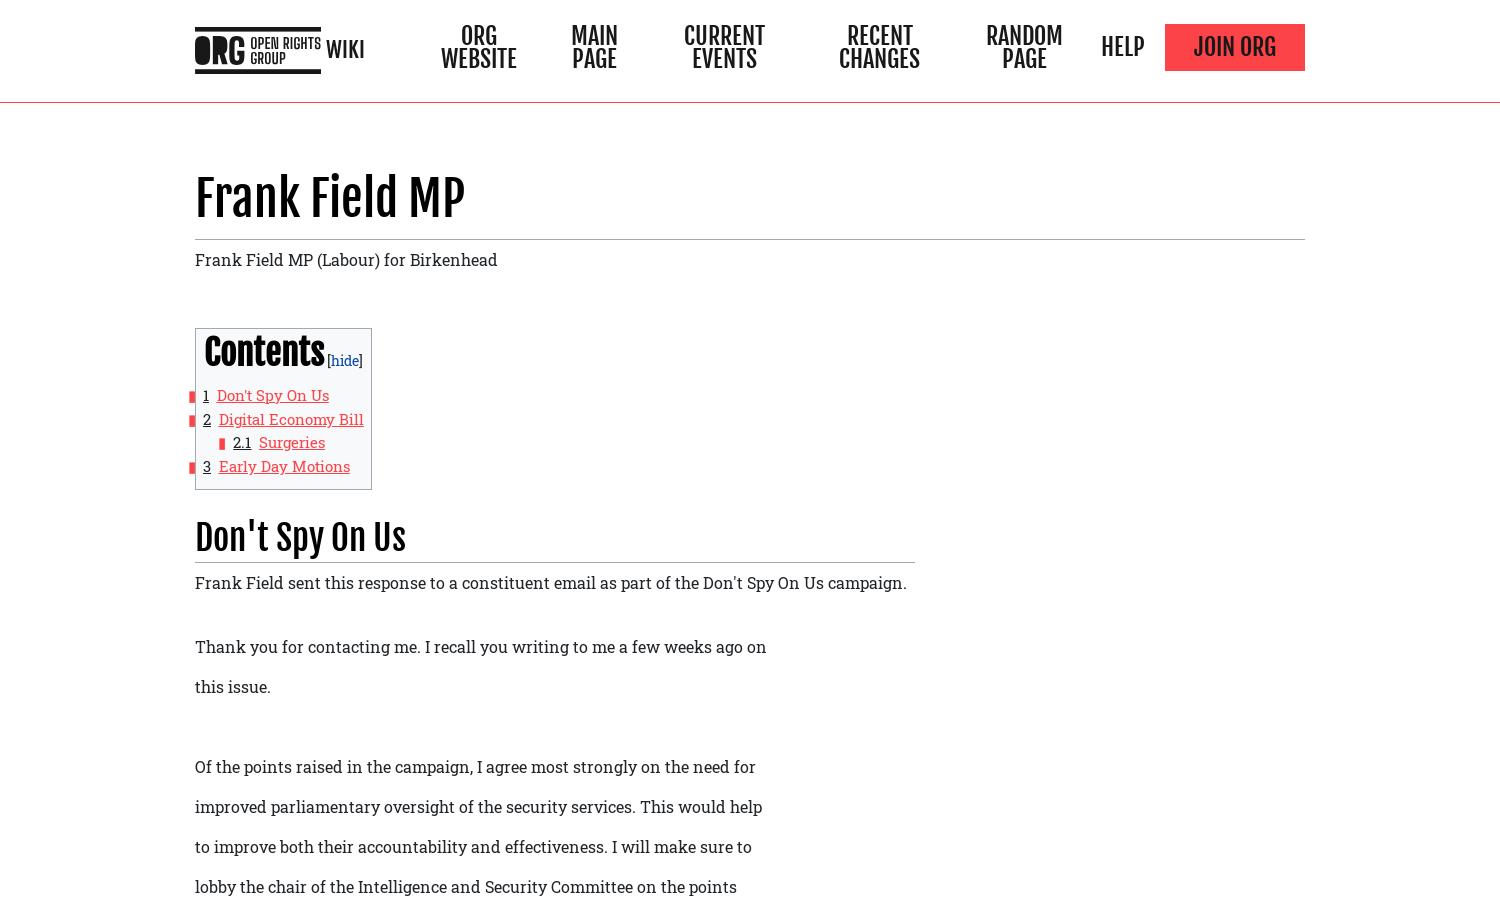  Describe the element at coordinates (206, 417) in the screenshot. I see `'2'` at that location.